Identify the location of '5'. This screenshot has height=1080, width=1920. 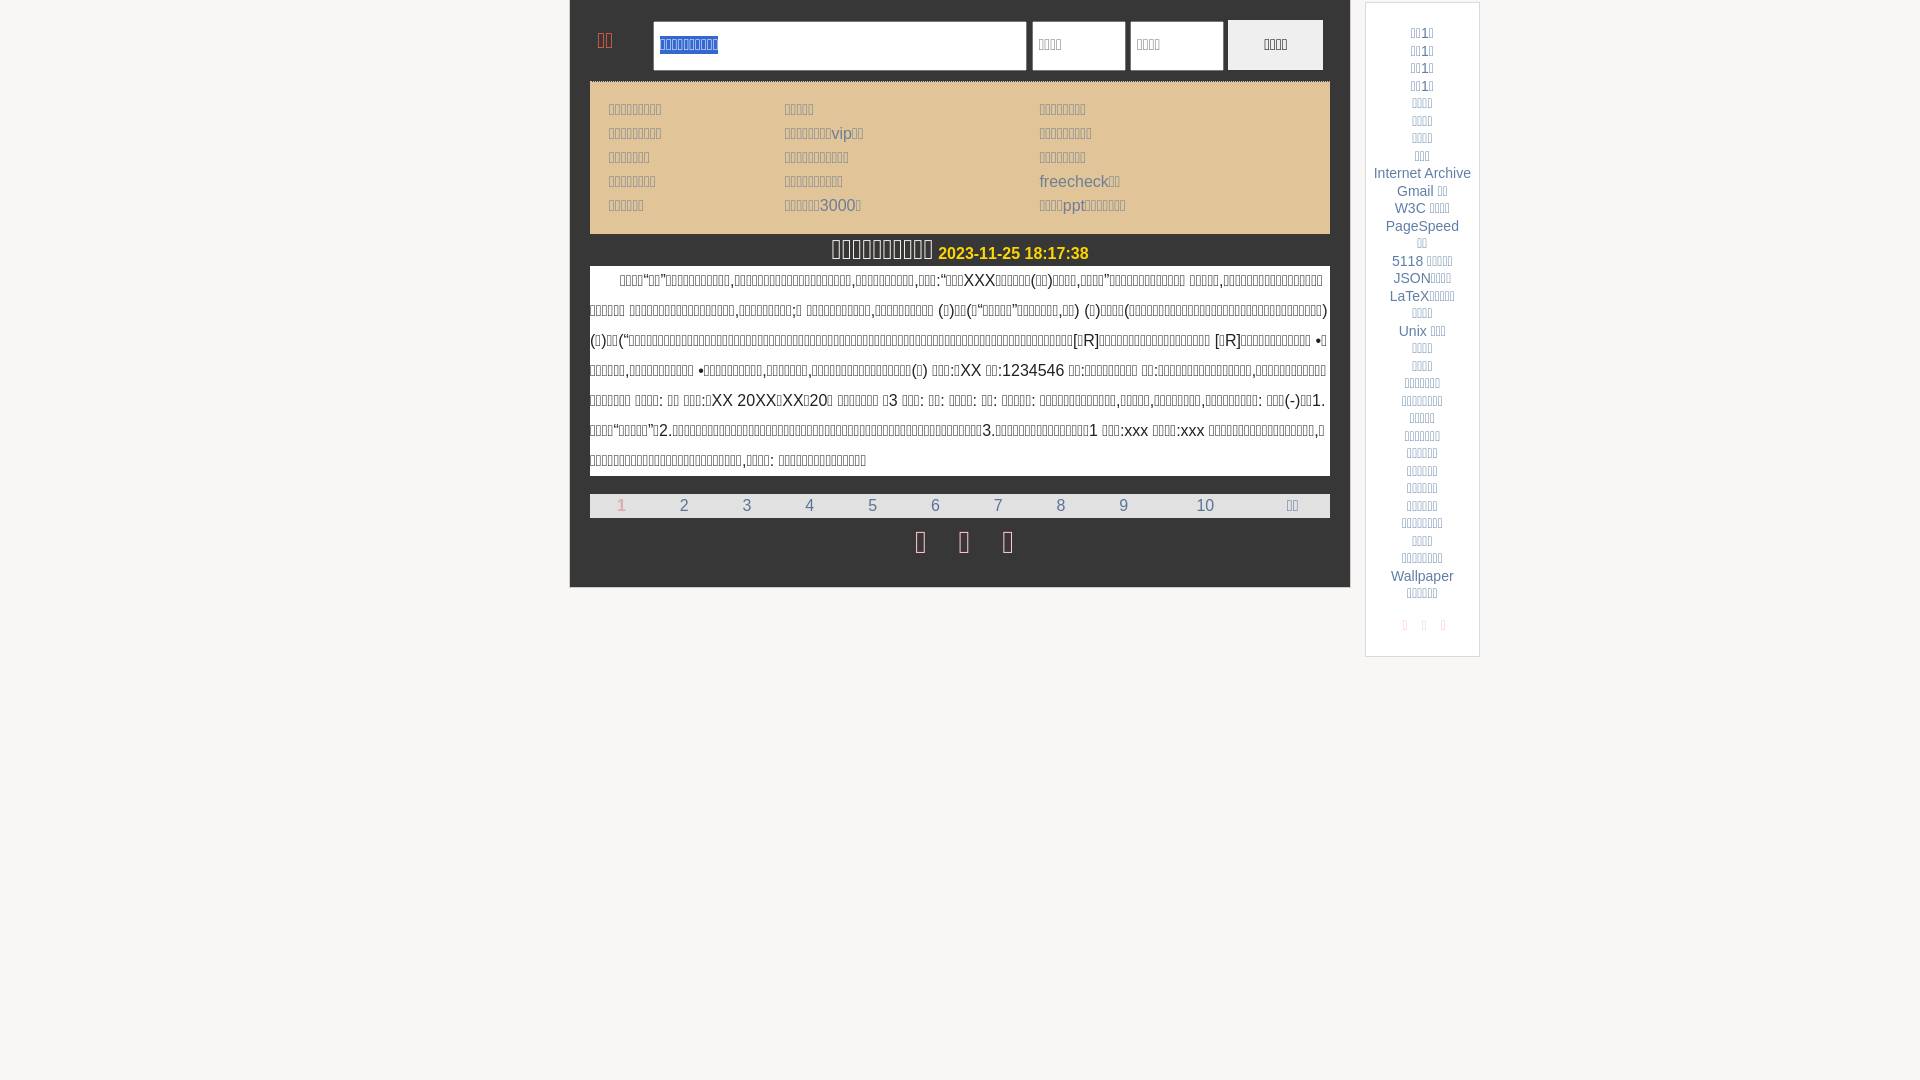
(868, 504).